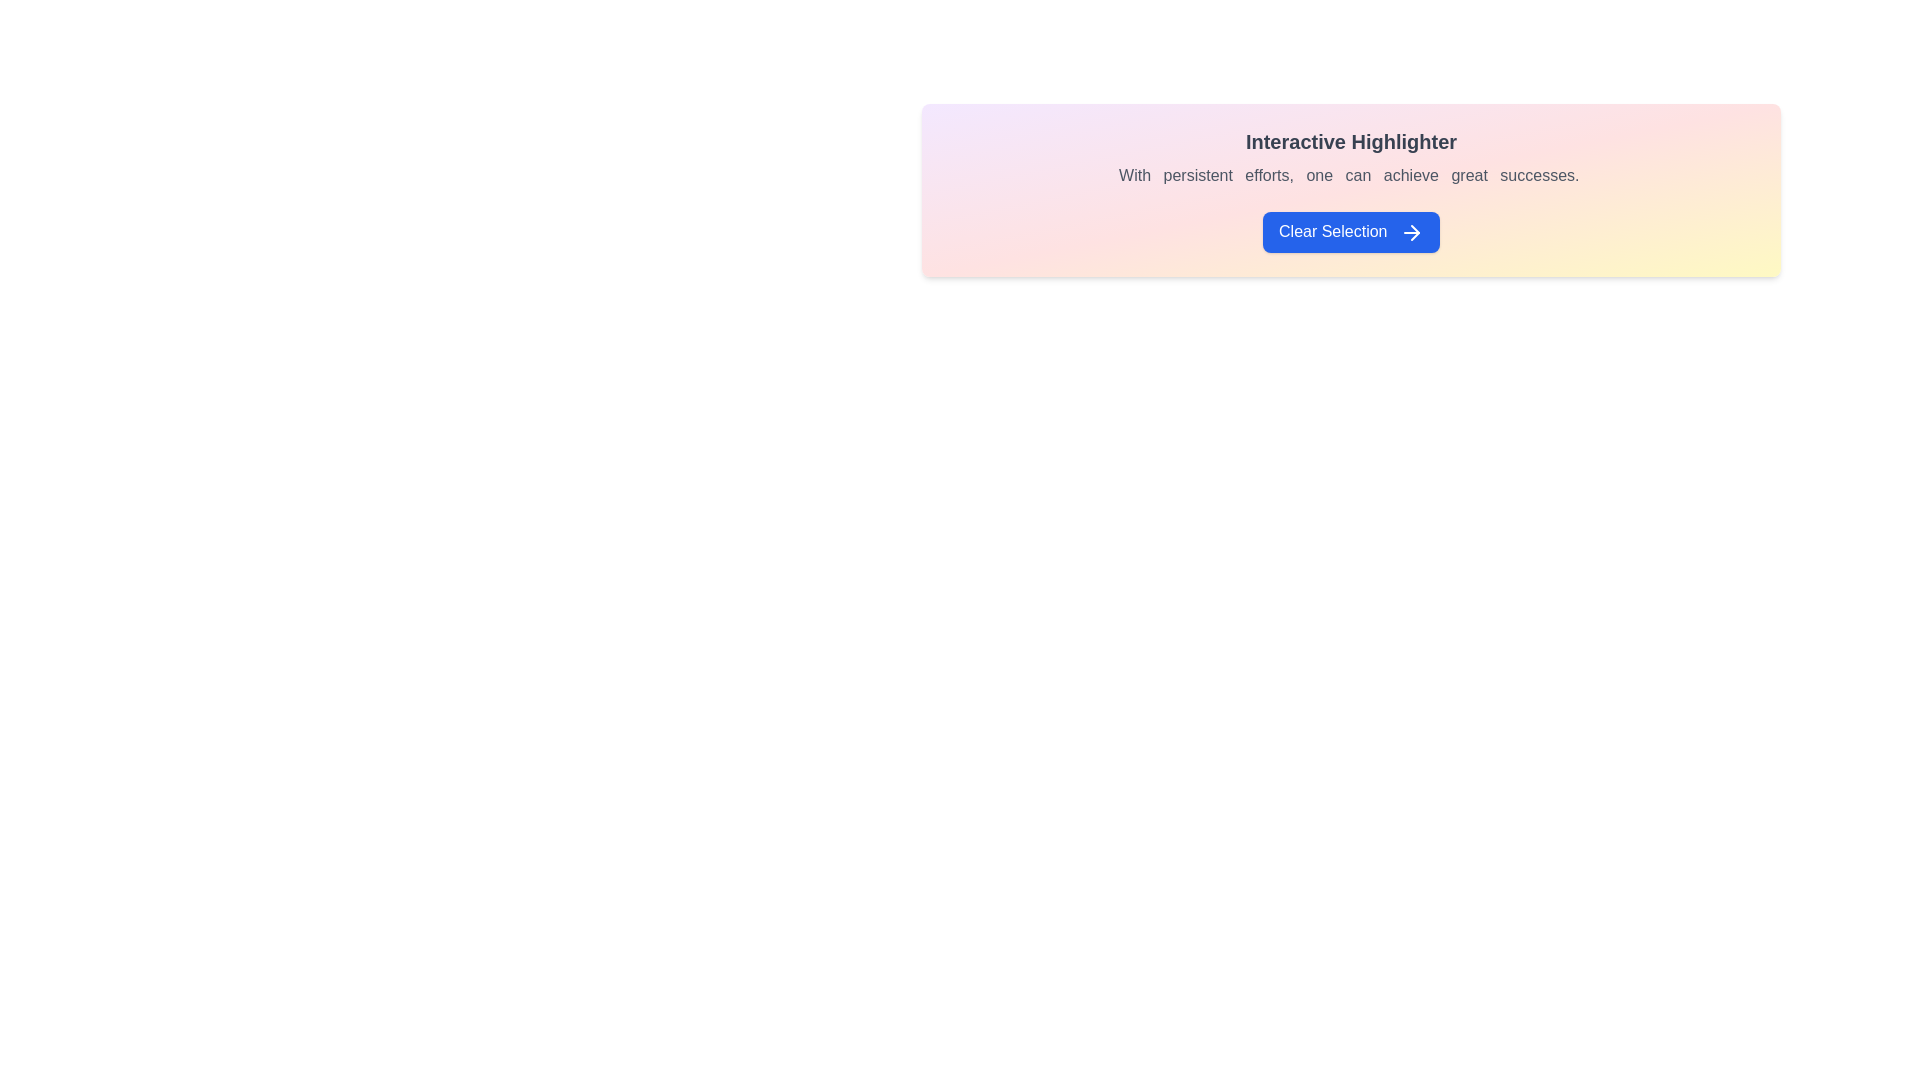  I want to click on the fifth word in the sentence 'With persistent efforts, one can achieve great successes.', which is displayed in a pastel gradient background and is located above a blue button labeled 'Clear Selection', so click(1360, 174).